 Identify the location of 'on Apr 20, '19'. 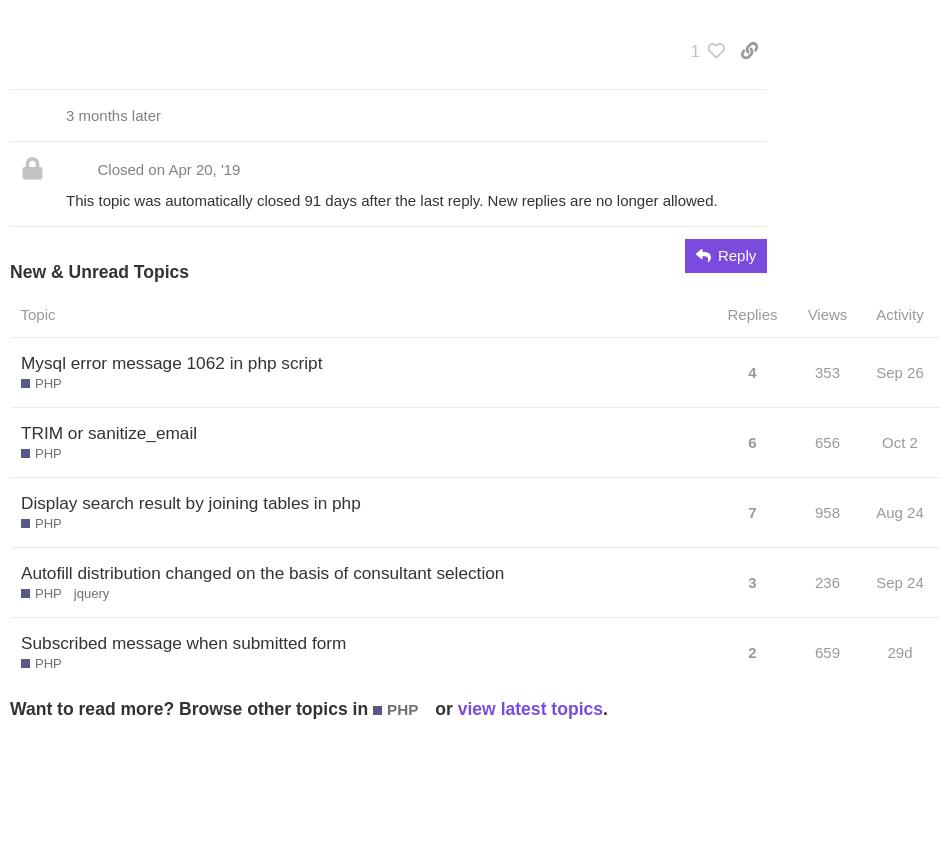
(193, 168).